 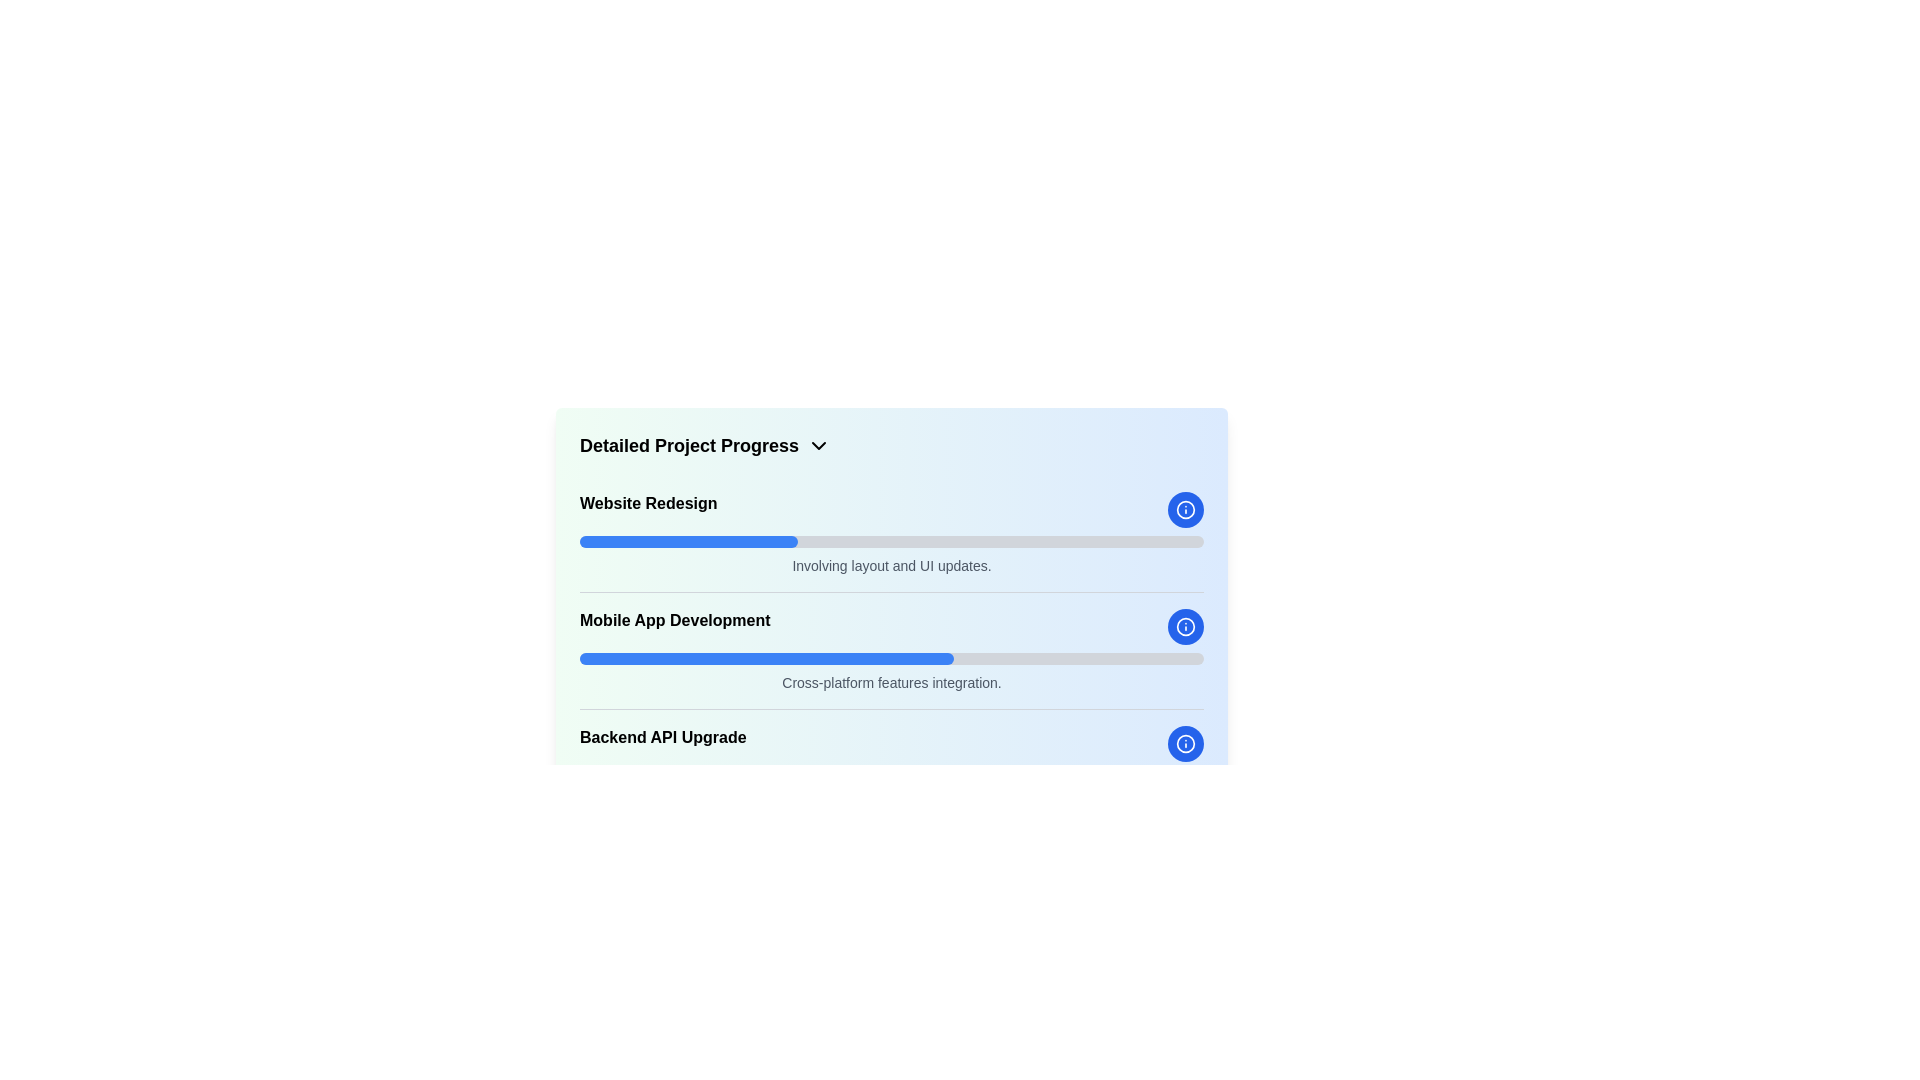 I want to click on progress bar value, so click(x=1109, y=659).